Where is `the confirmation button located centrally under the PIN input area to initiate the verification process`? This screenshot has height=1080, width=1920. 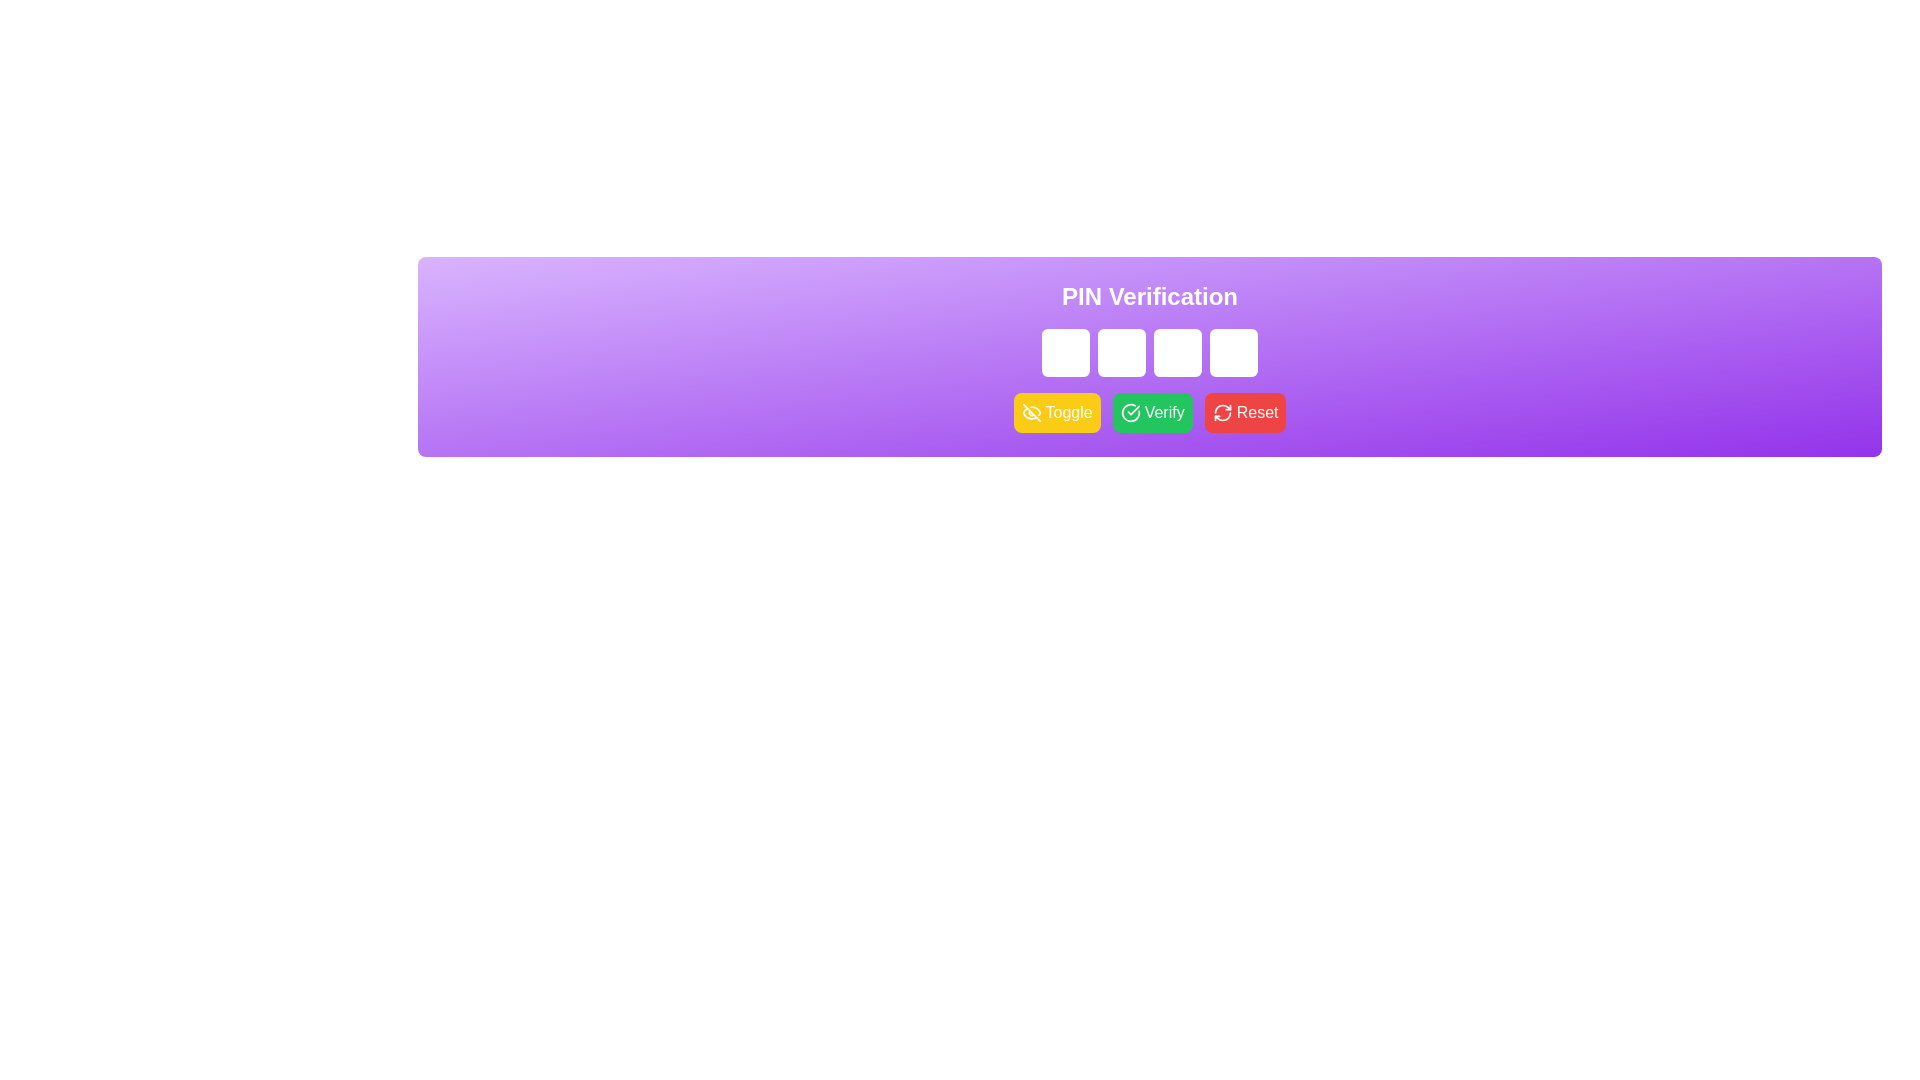
the confirmation button located centrally under the PIN input area to initiate the verification process is located at coordinates (1150, 411).